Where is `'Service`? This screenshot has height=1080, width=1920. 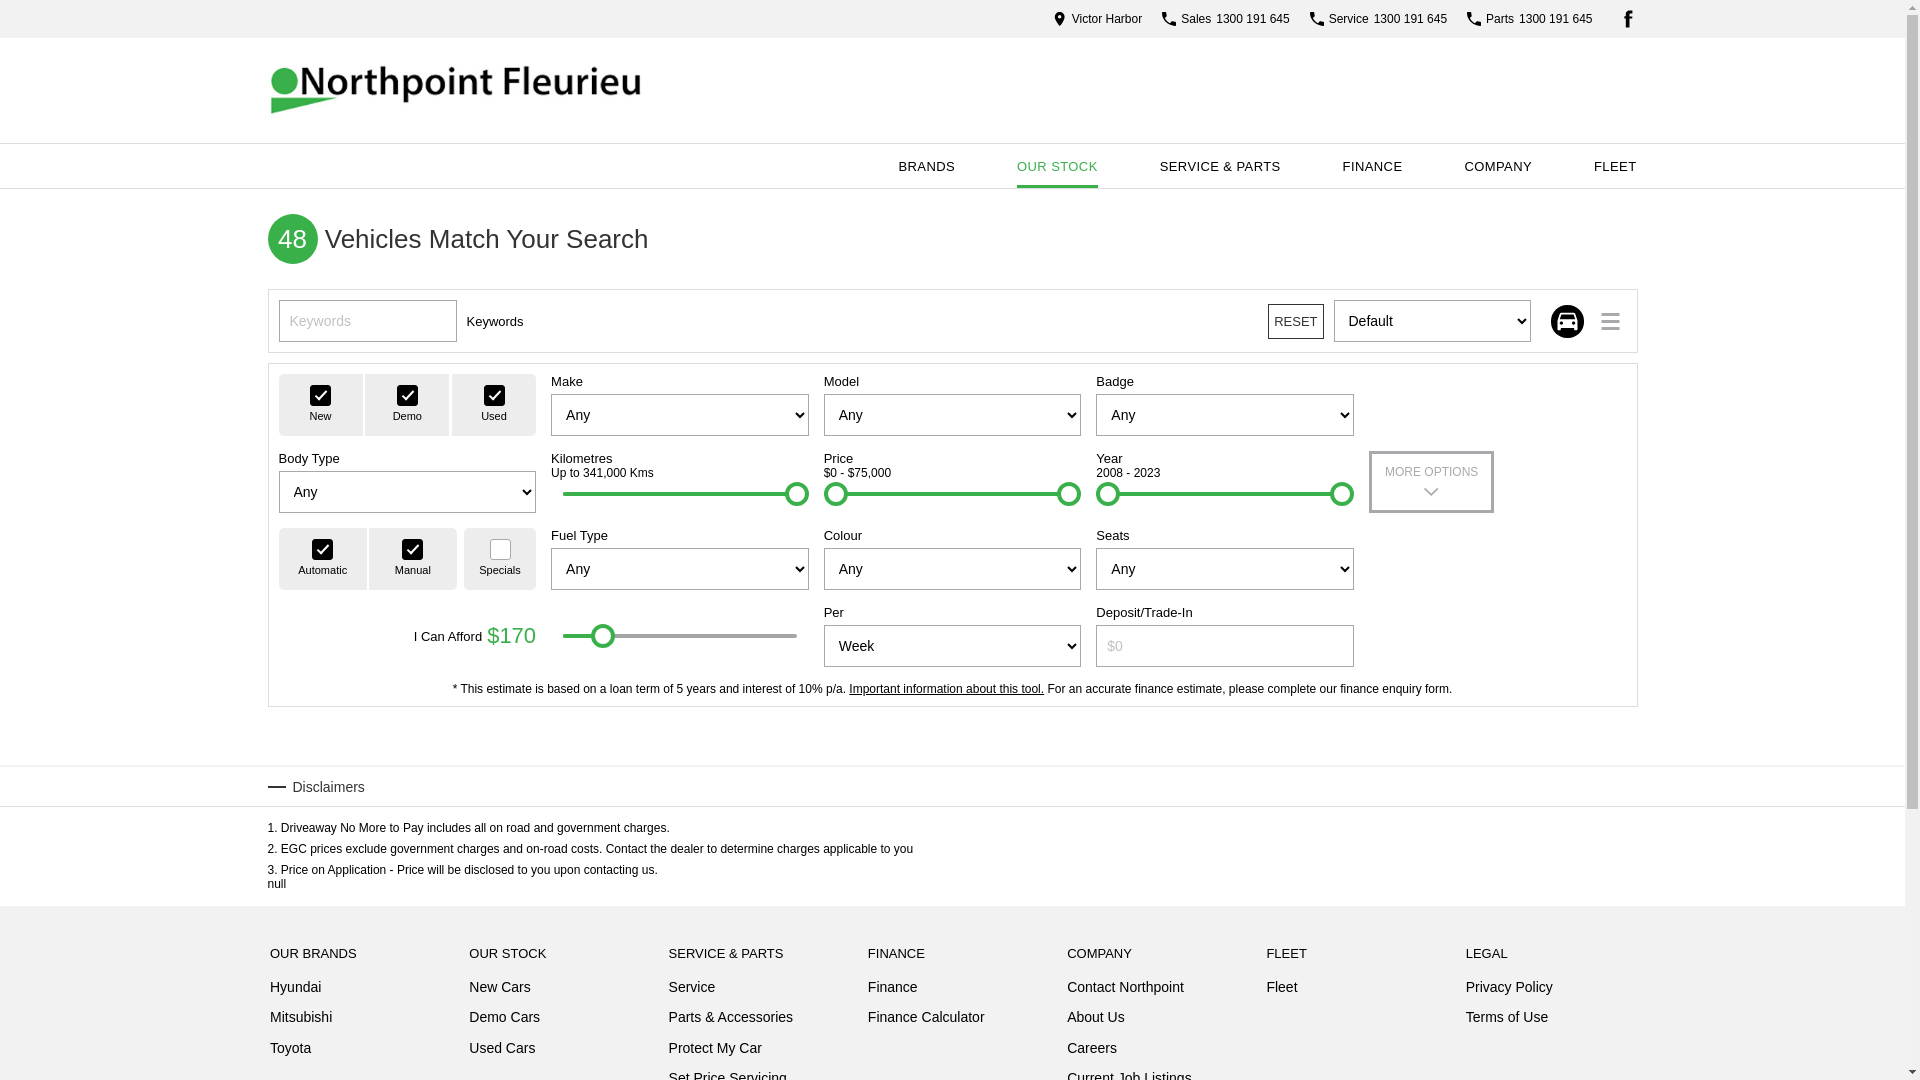
'Service is located at coordinates (1377, 18).